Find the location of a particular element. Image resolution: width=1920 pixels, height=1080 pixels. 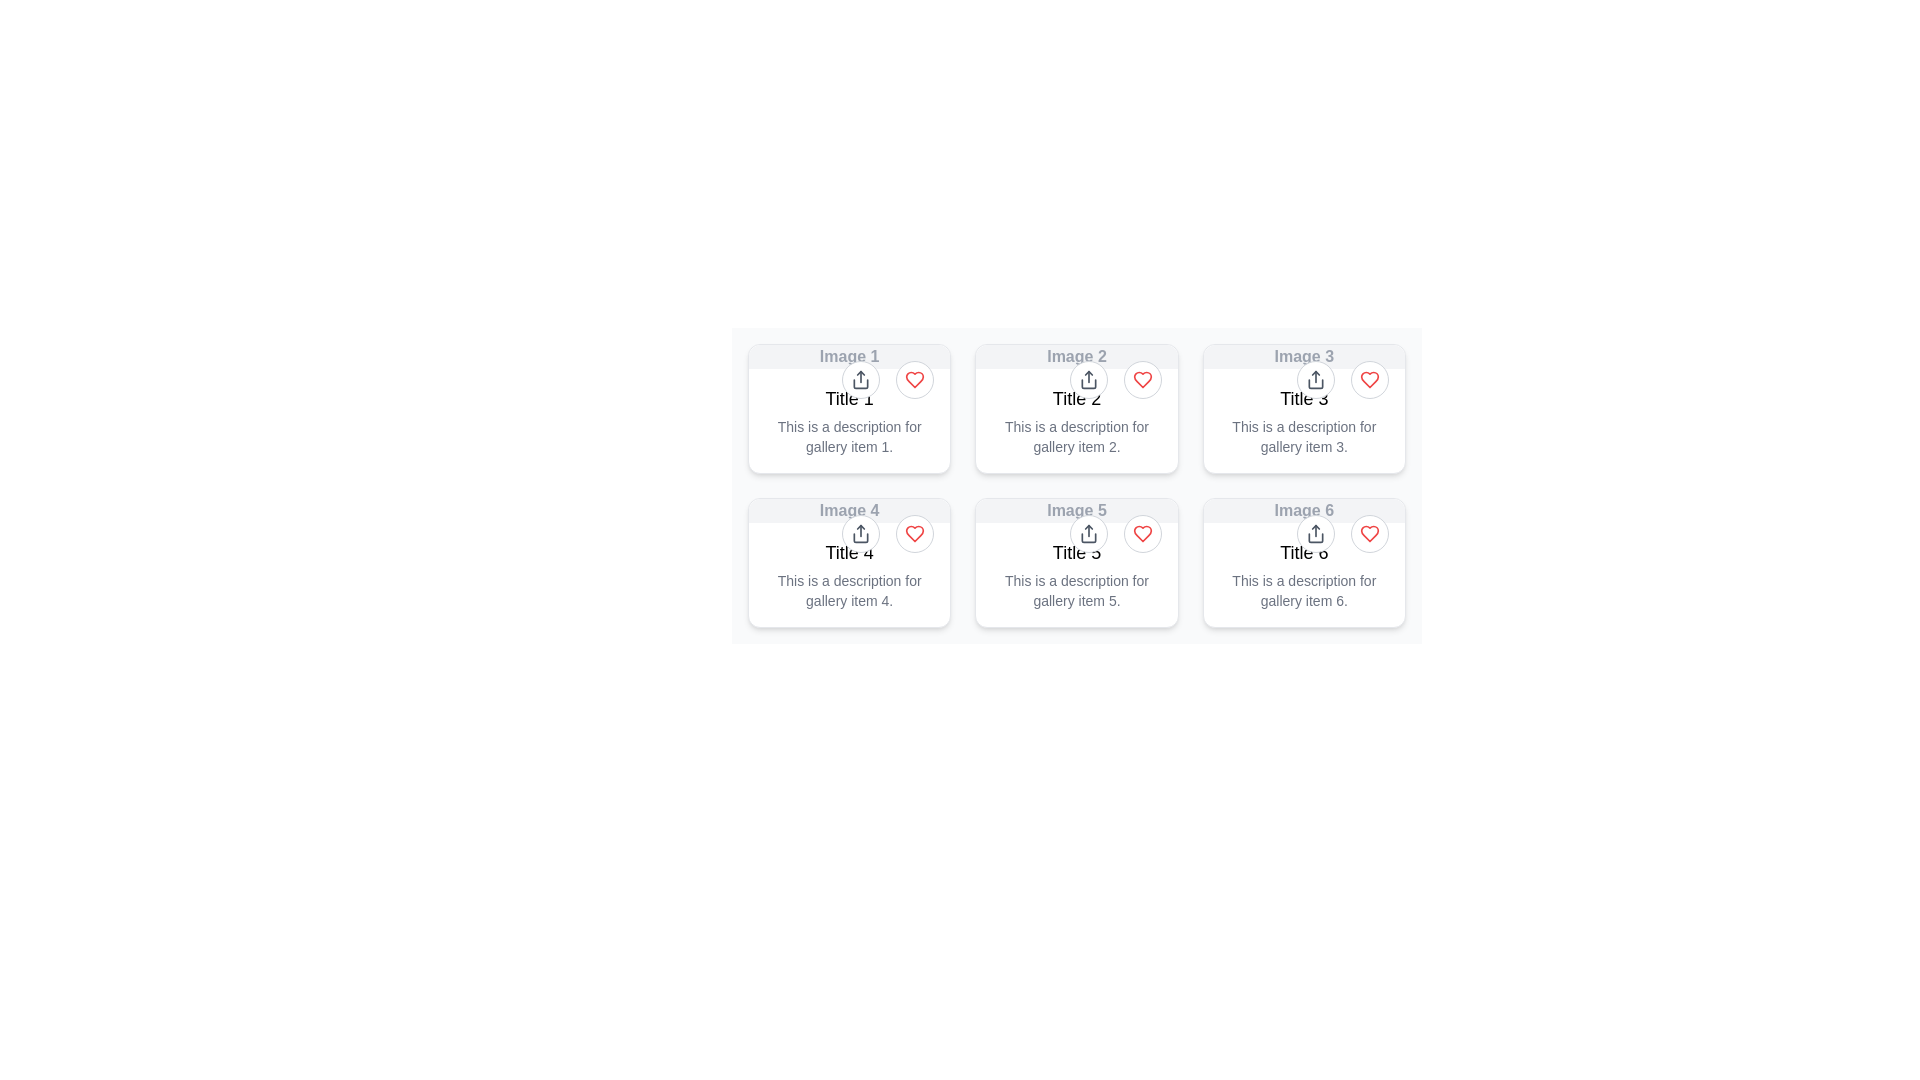

the like or favorite button located at the top-right corner of 'Image 6' card is located at coordinates (1368, 380).